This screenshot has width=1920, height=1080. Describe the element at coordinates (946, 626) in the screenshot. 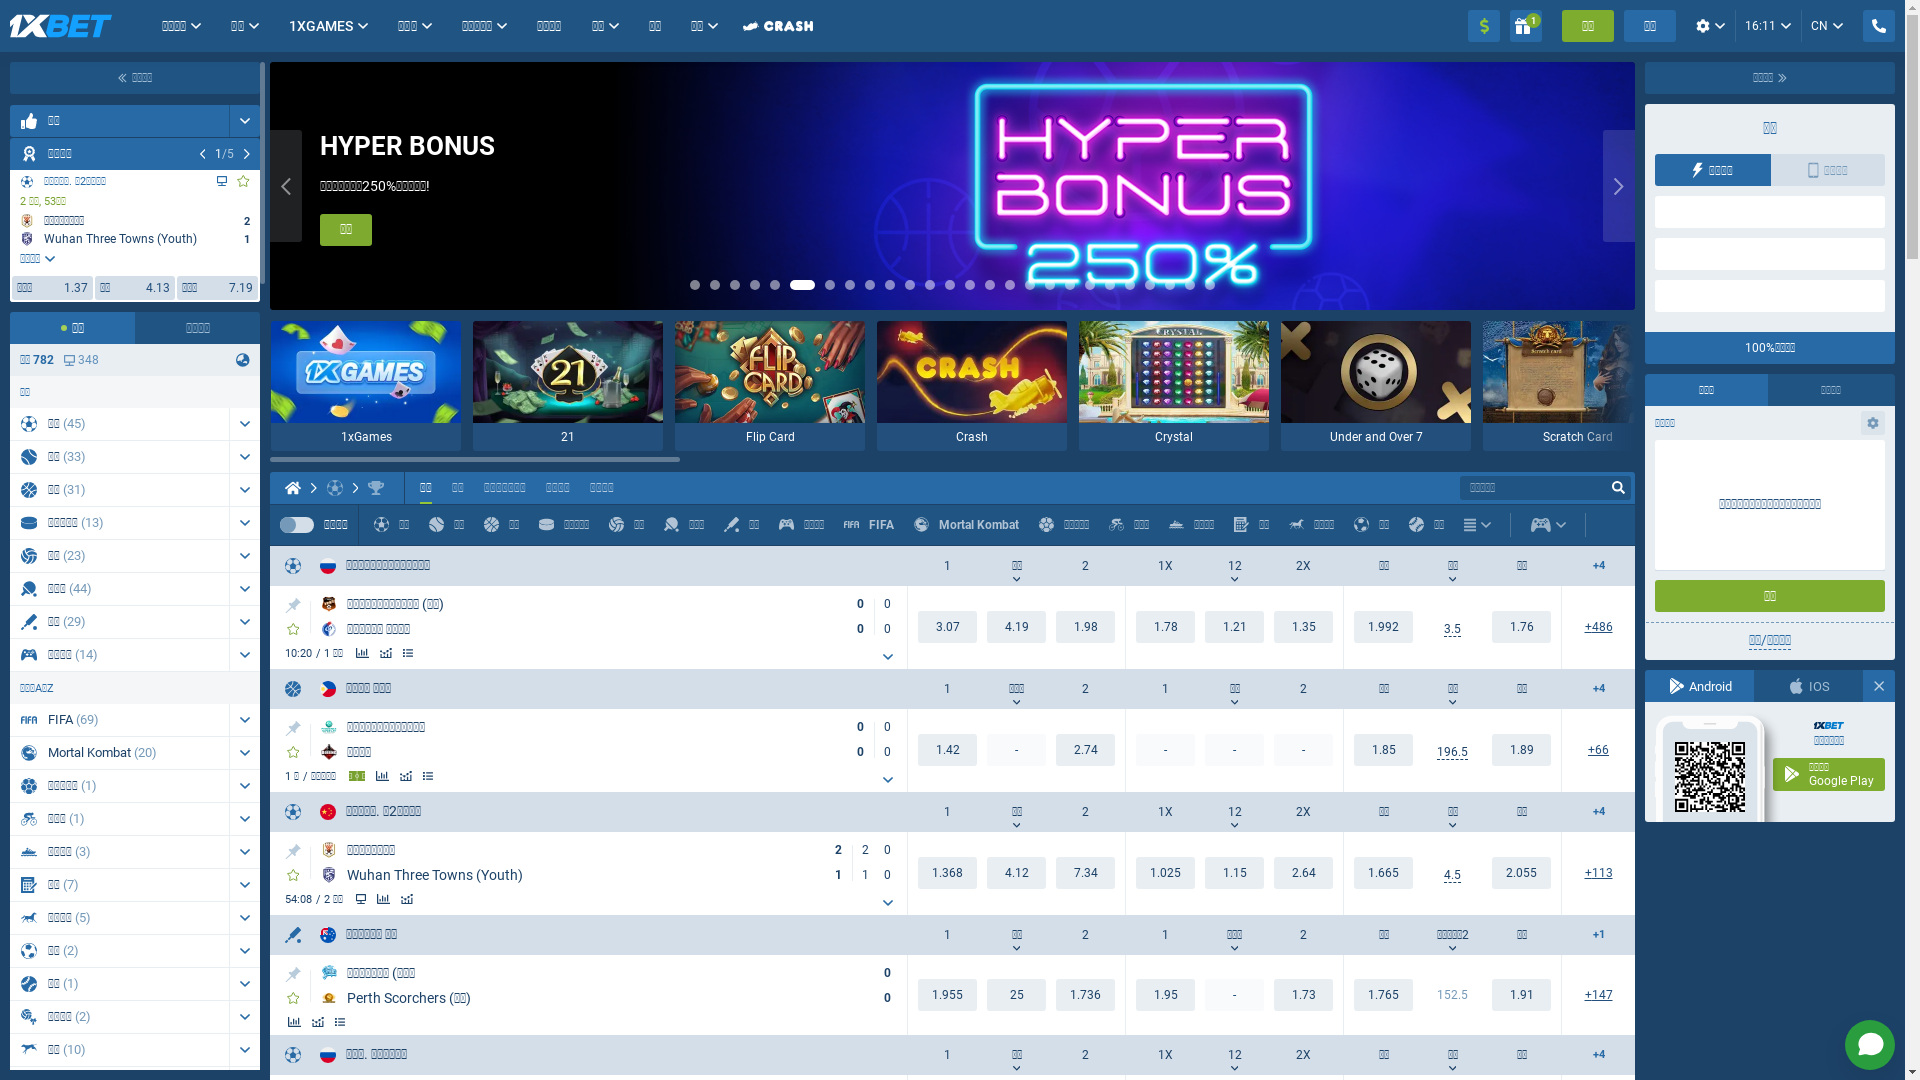

I see `'3.07'` at that location.